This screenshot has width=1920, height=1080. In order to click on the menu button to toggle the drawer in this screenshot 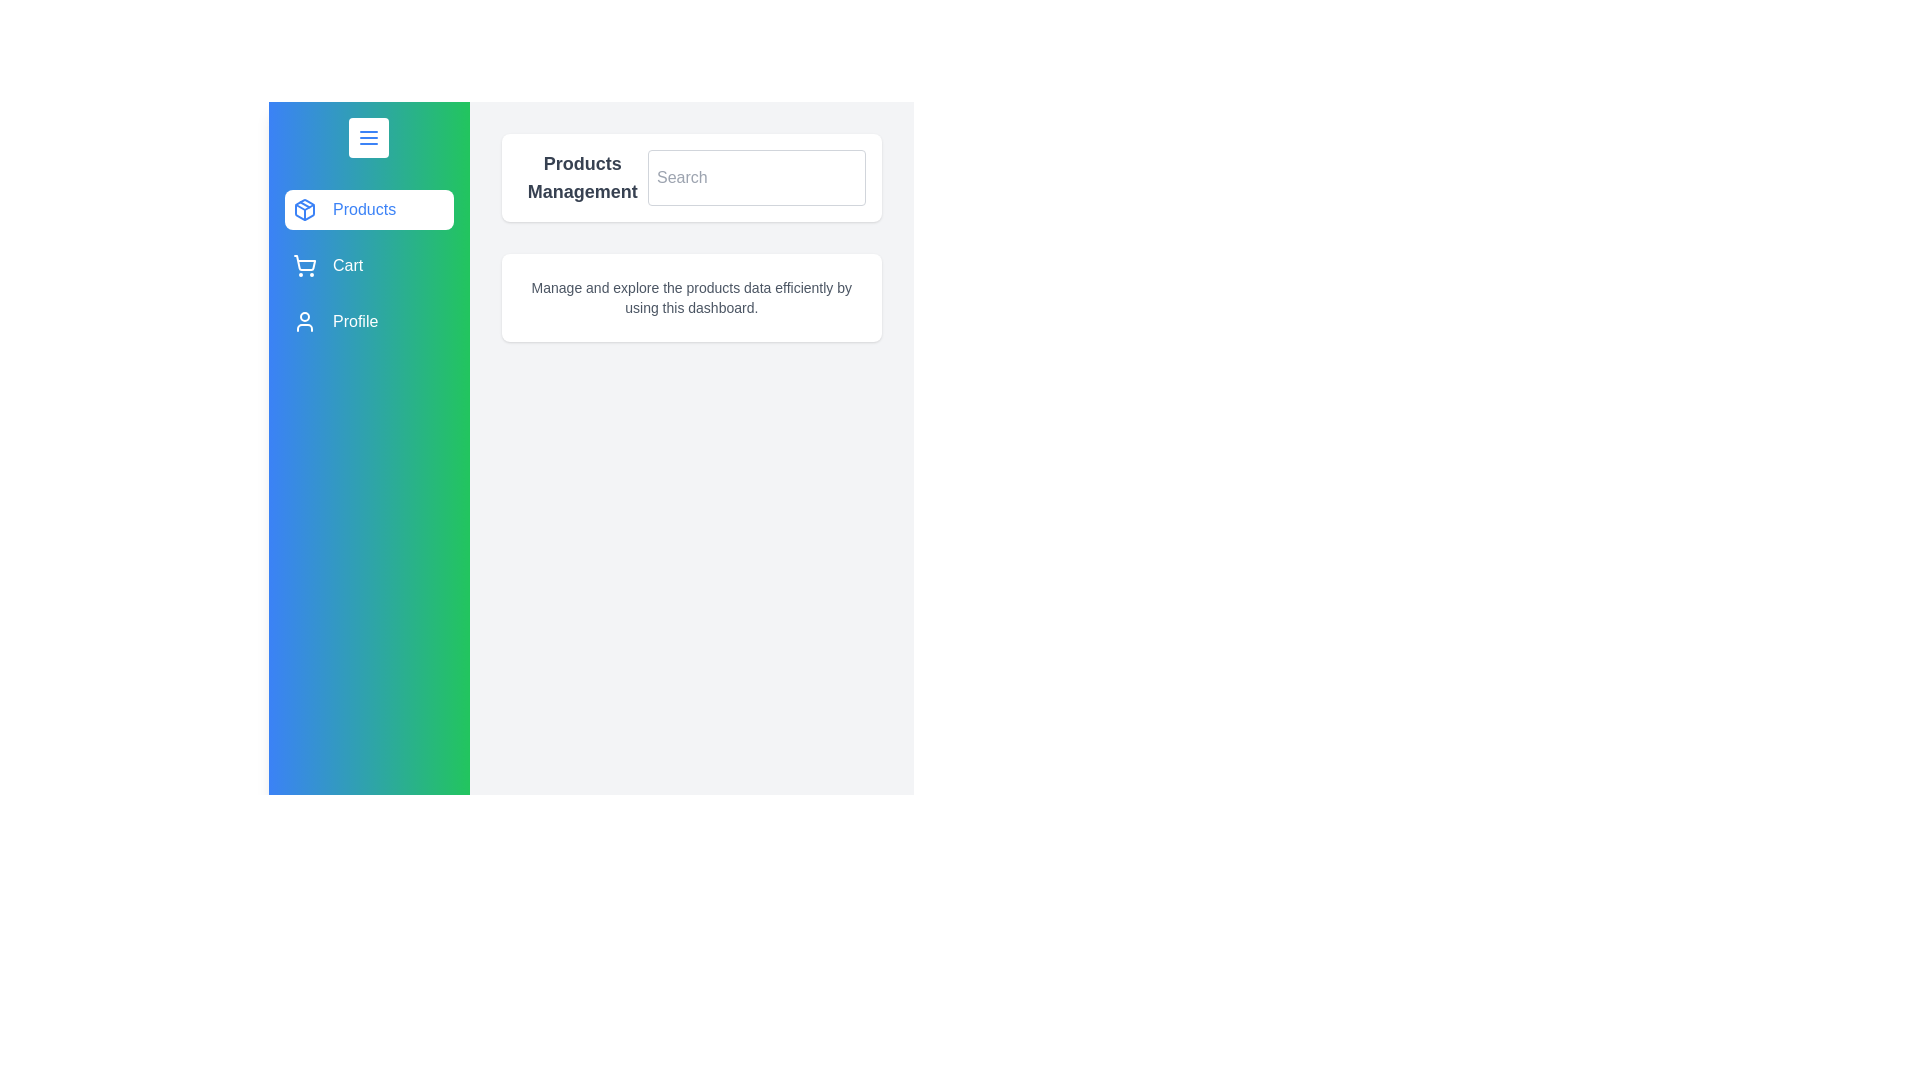, I will do `click(369, 137)`.